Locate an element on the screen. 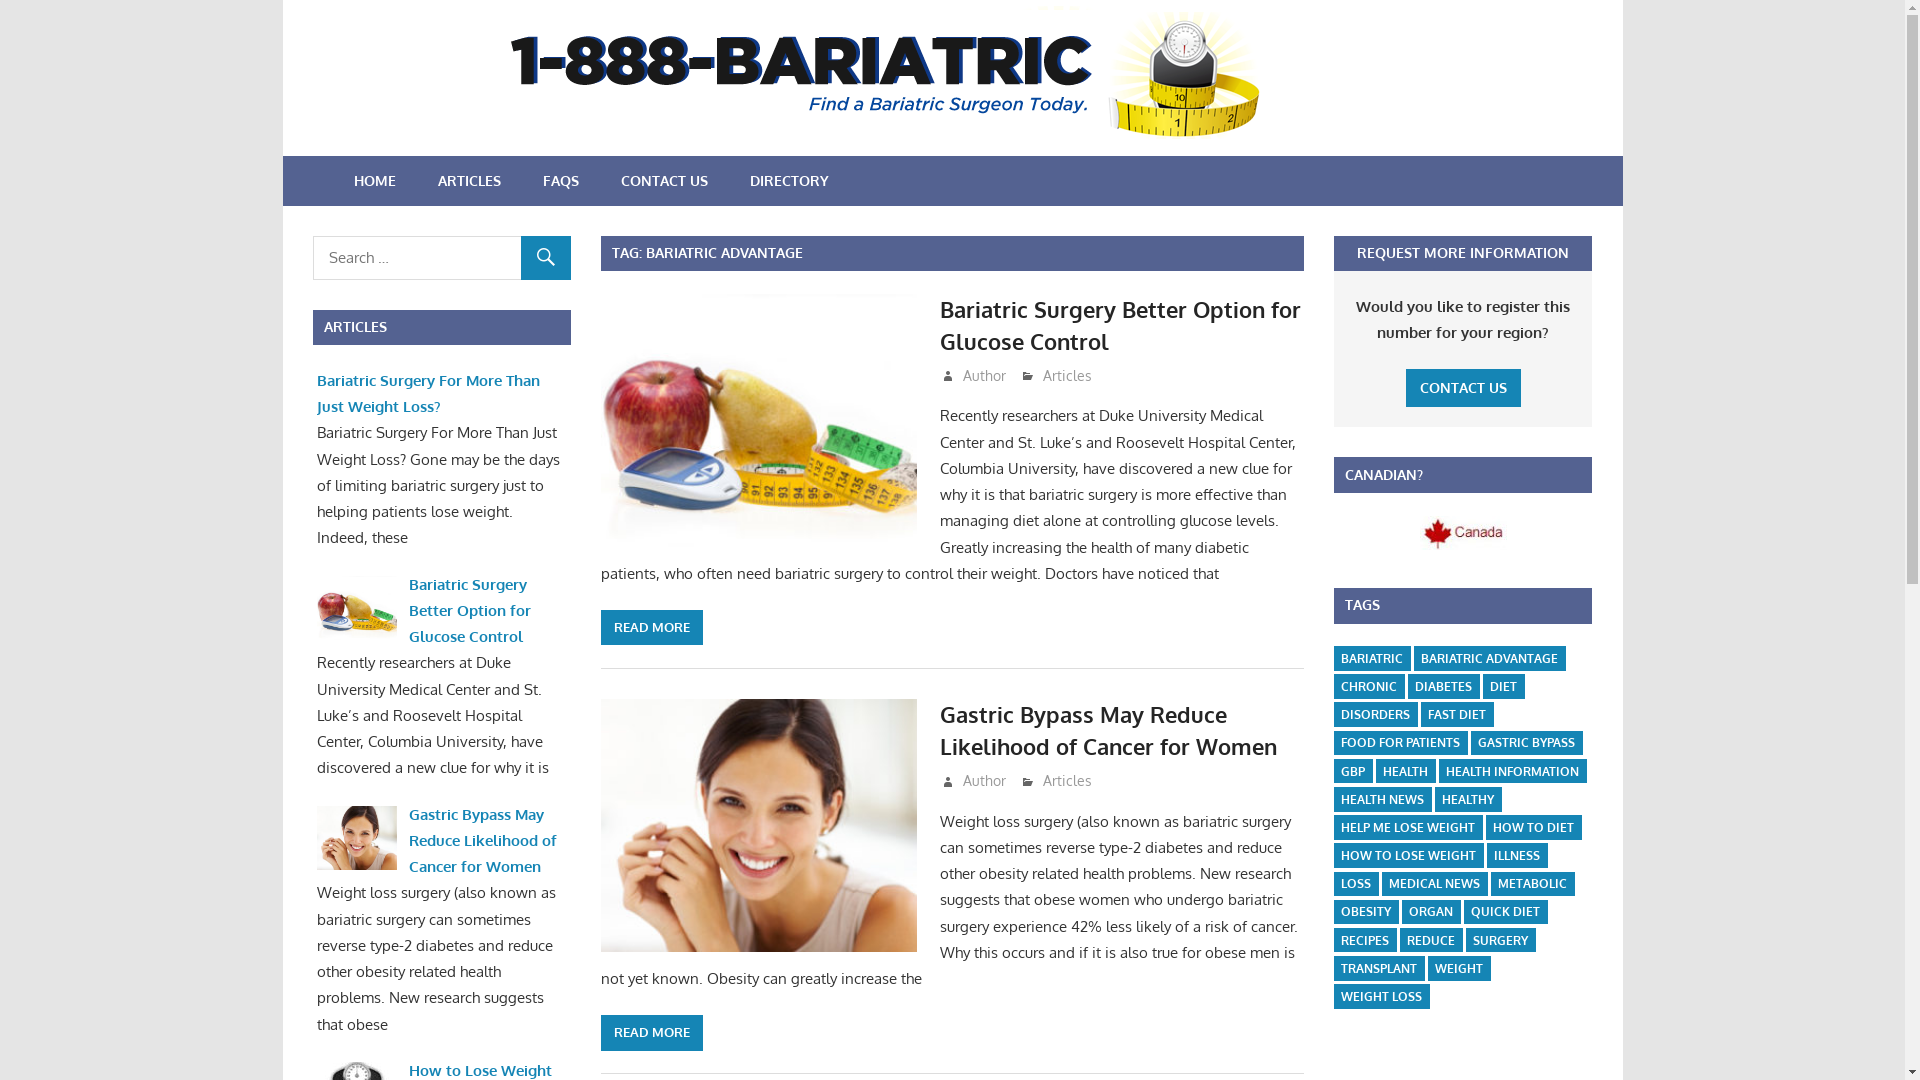 Image resolution: width=1920 pixels, height=1080 pixels. 'QUICK DIET' is located at coordinates (1464, 912).